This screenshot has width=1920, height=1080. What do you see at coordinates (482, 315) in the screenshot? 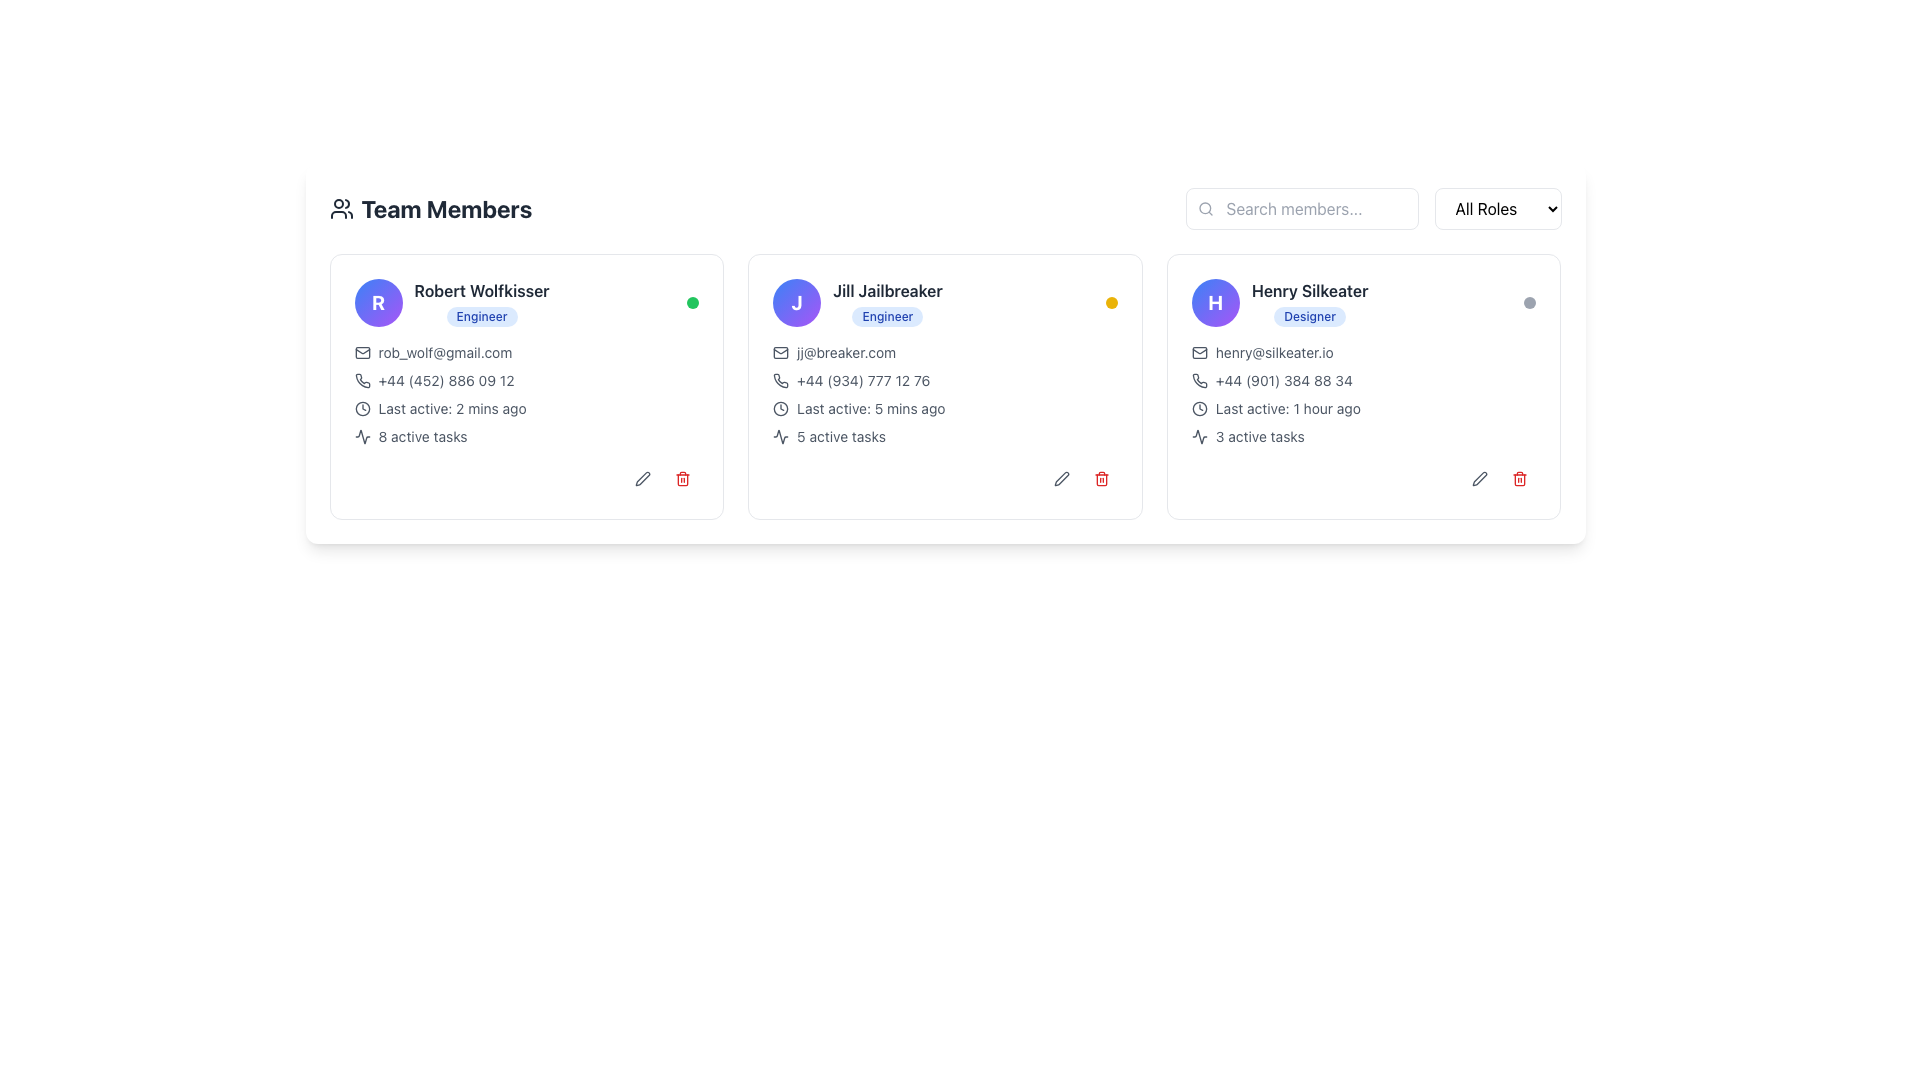
I see `underlying HTML structure of the badge-like label with the text 'Engineer' located below the name 'Robert Wolfkisser'` at bounding box center [482, 315].